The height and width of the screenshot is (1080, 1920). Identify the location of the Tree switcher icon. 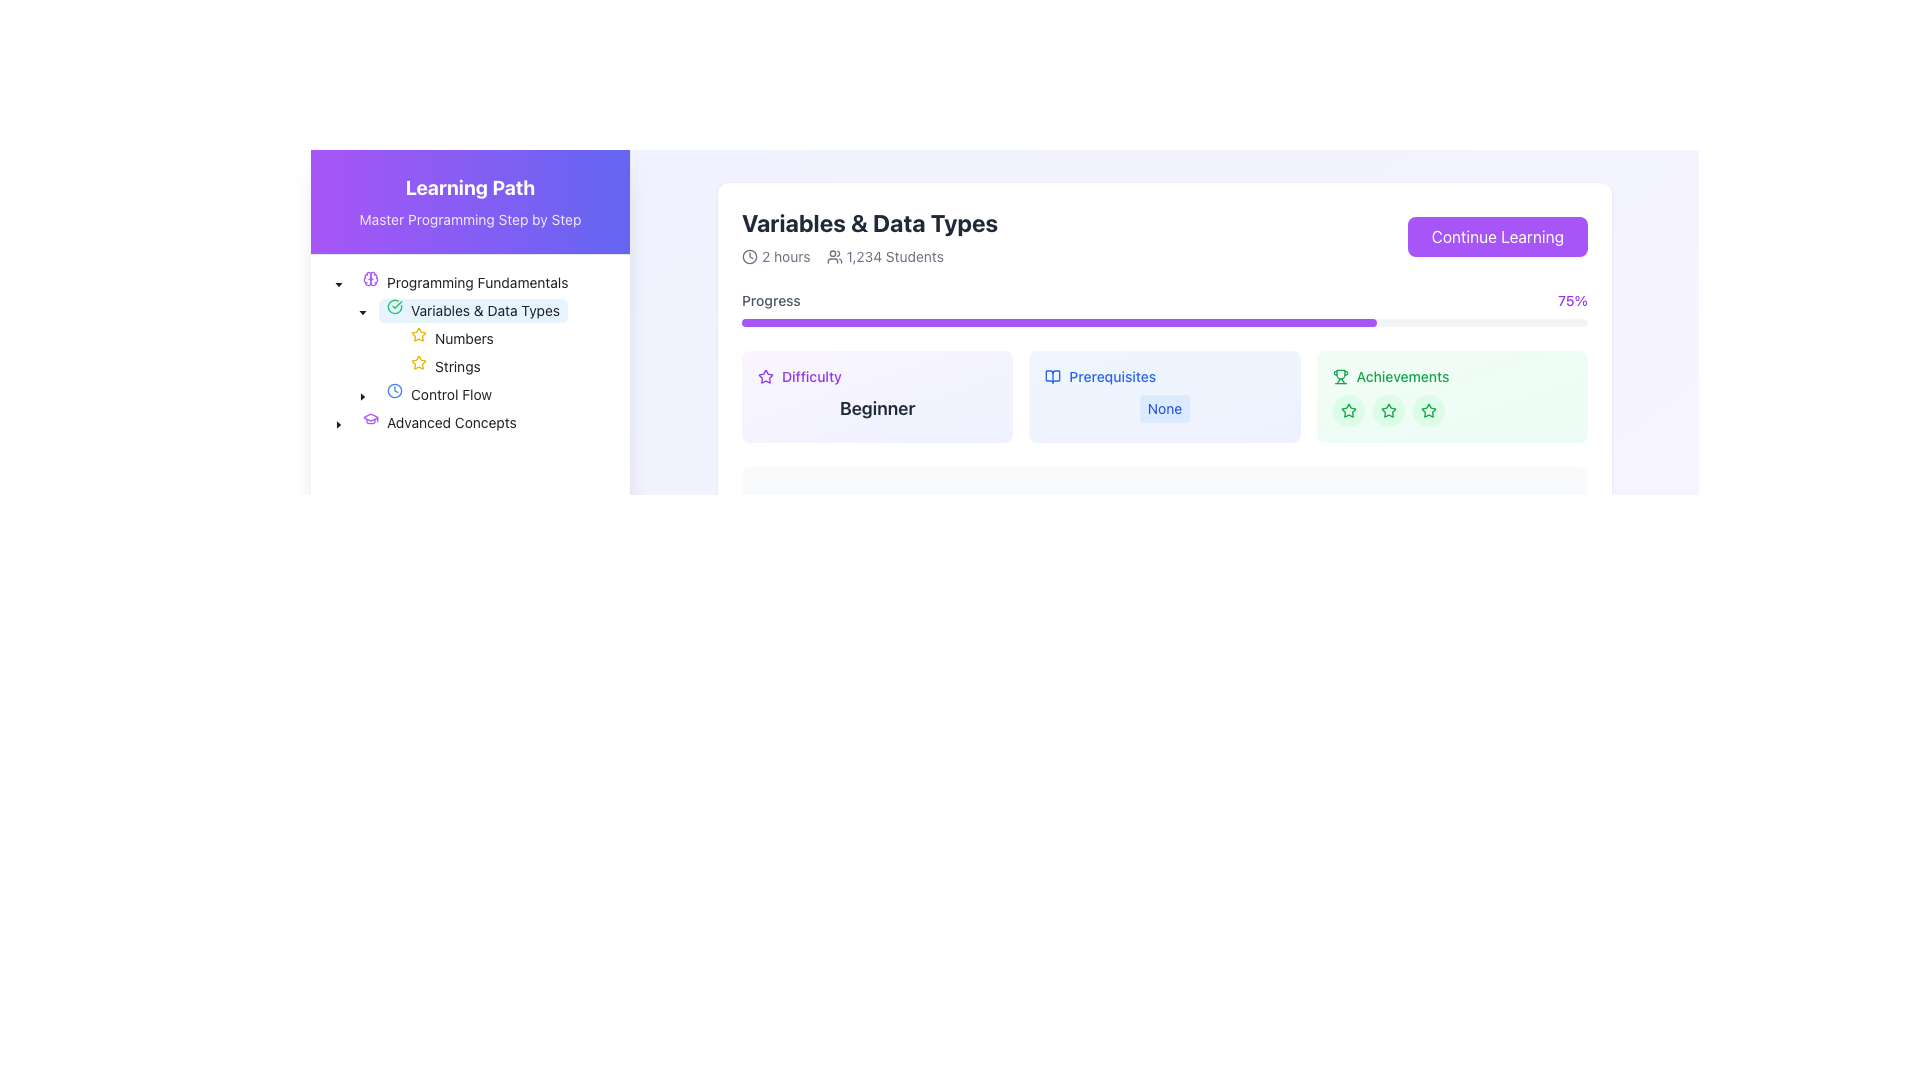
(363, 394).